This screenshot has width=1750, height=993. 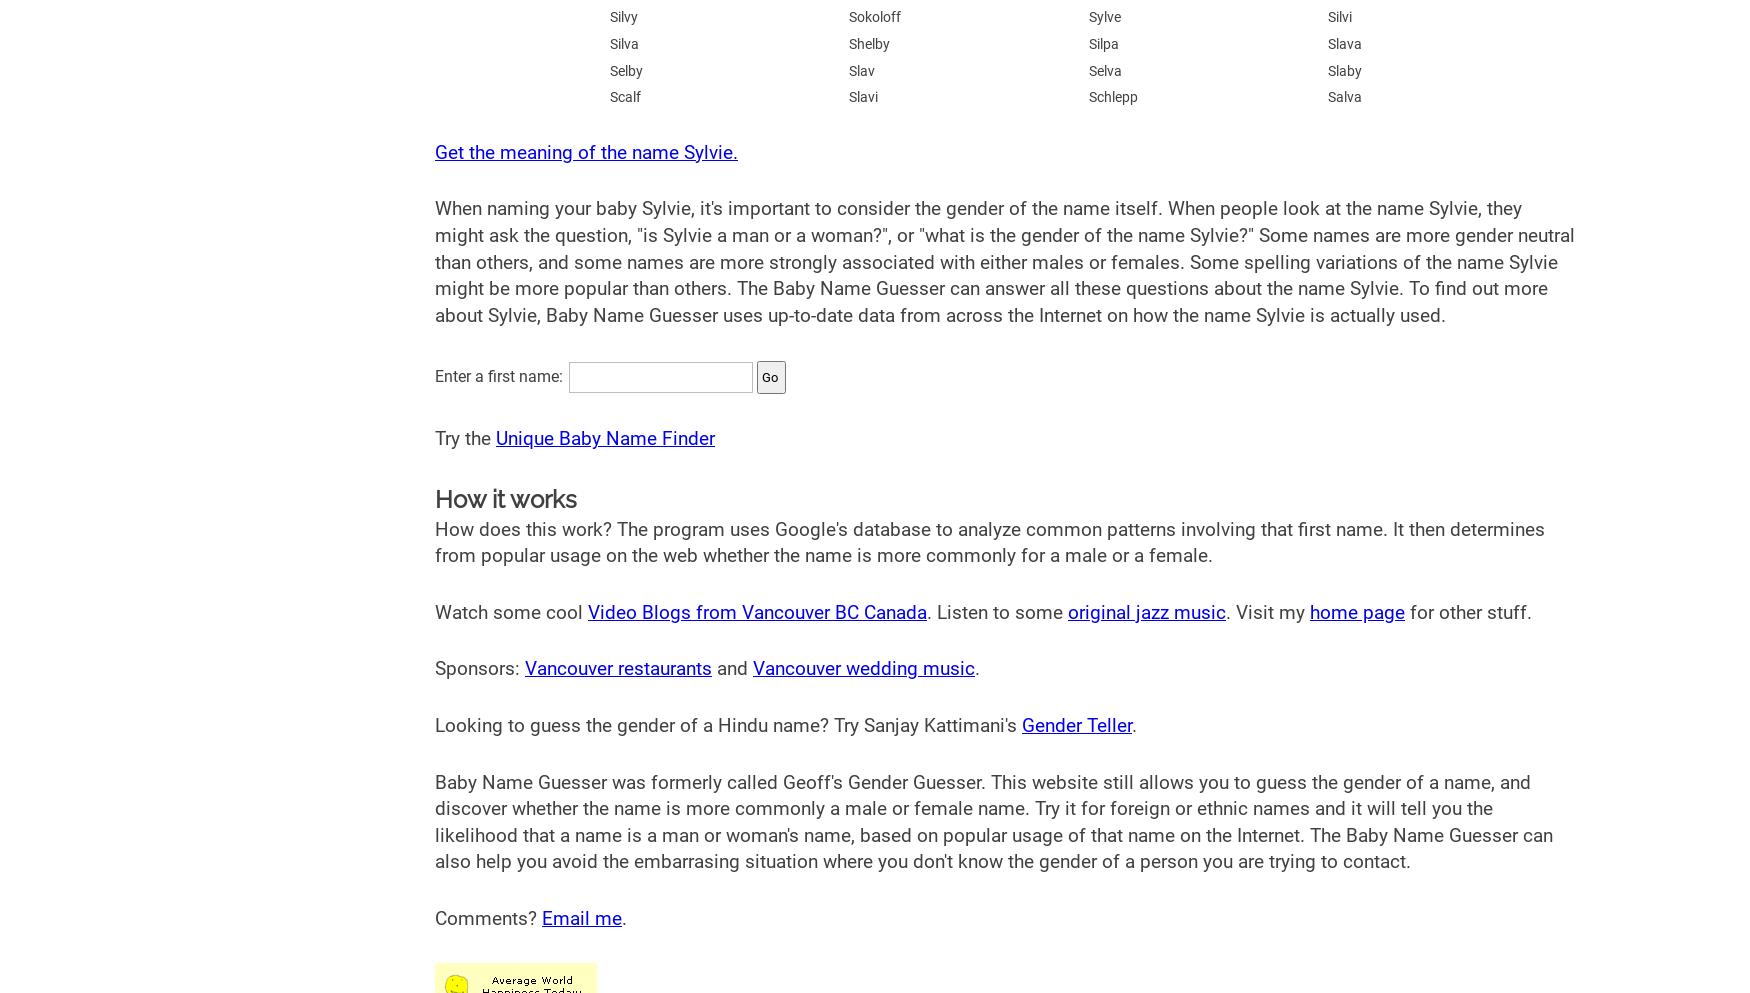 What do you see at coordinates (586, 151) in the screenshot?
I see `'Get the meaning of the name Sylvie.'` at bounding box center [586, 151].